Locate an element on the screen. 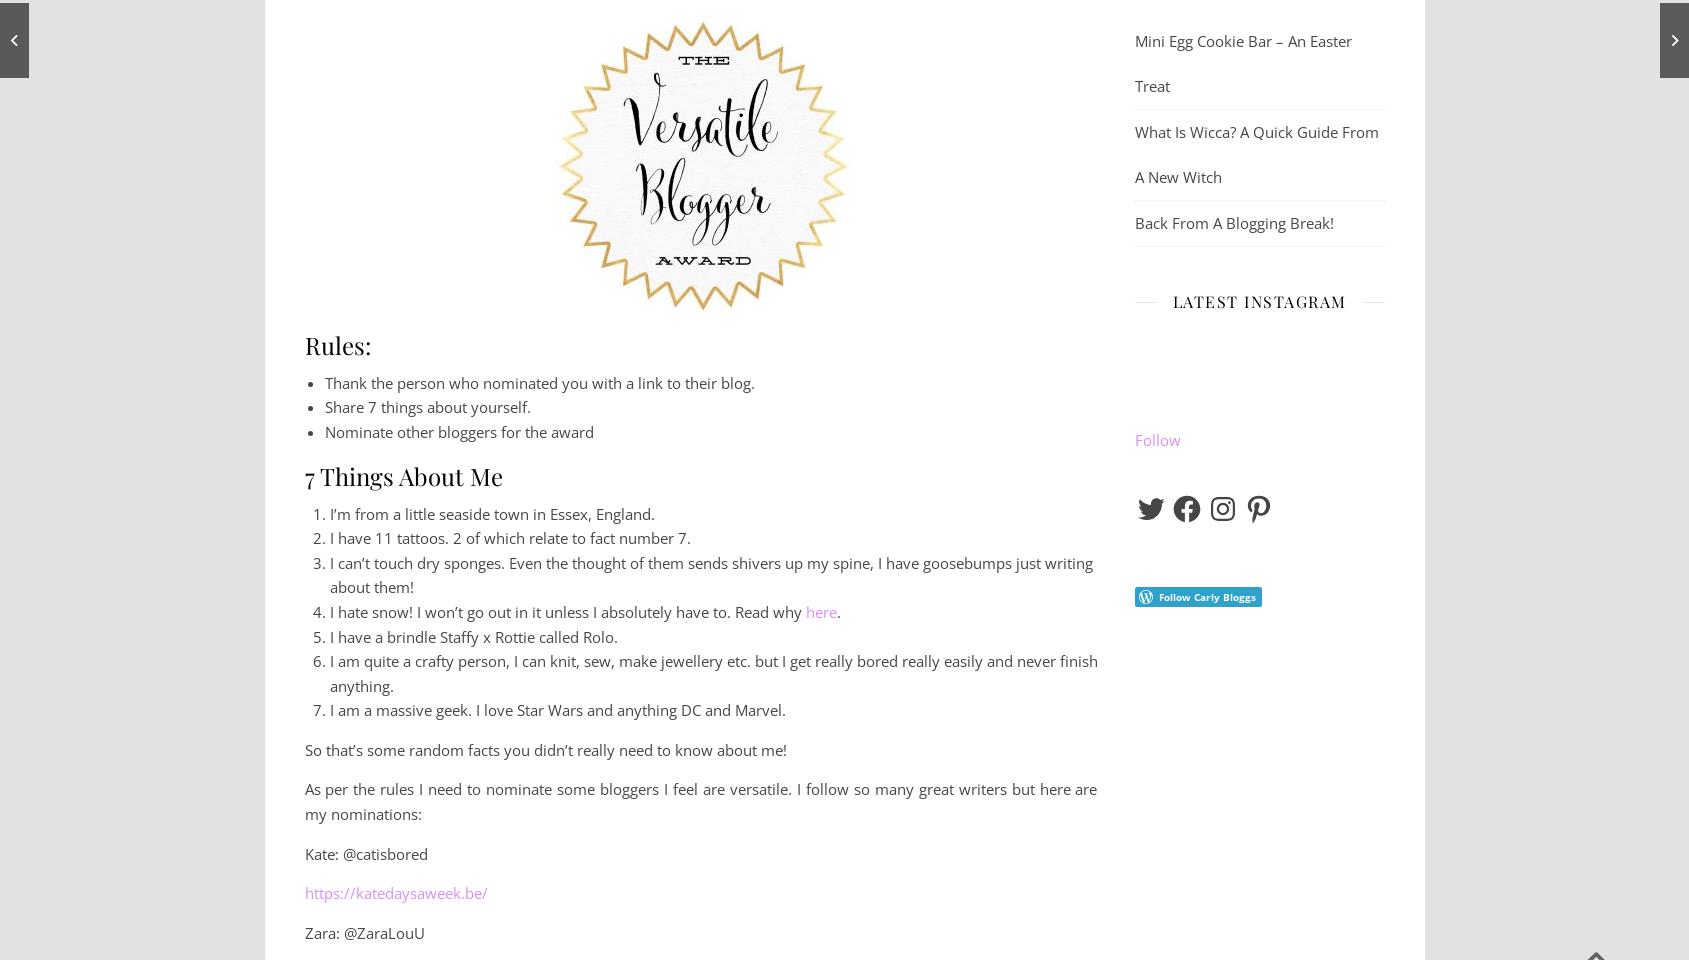 The height and width of the screenshot is (960, 1689). 'As per the rules I need to nominate some bloggers I feel are versatile. I follow so many great writers but here are my nominations:' is located at coordinates (700, 801).